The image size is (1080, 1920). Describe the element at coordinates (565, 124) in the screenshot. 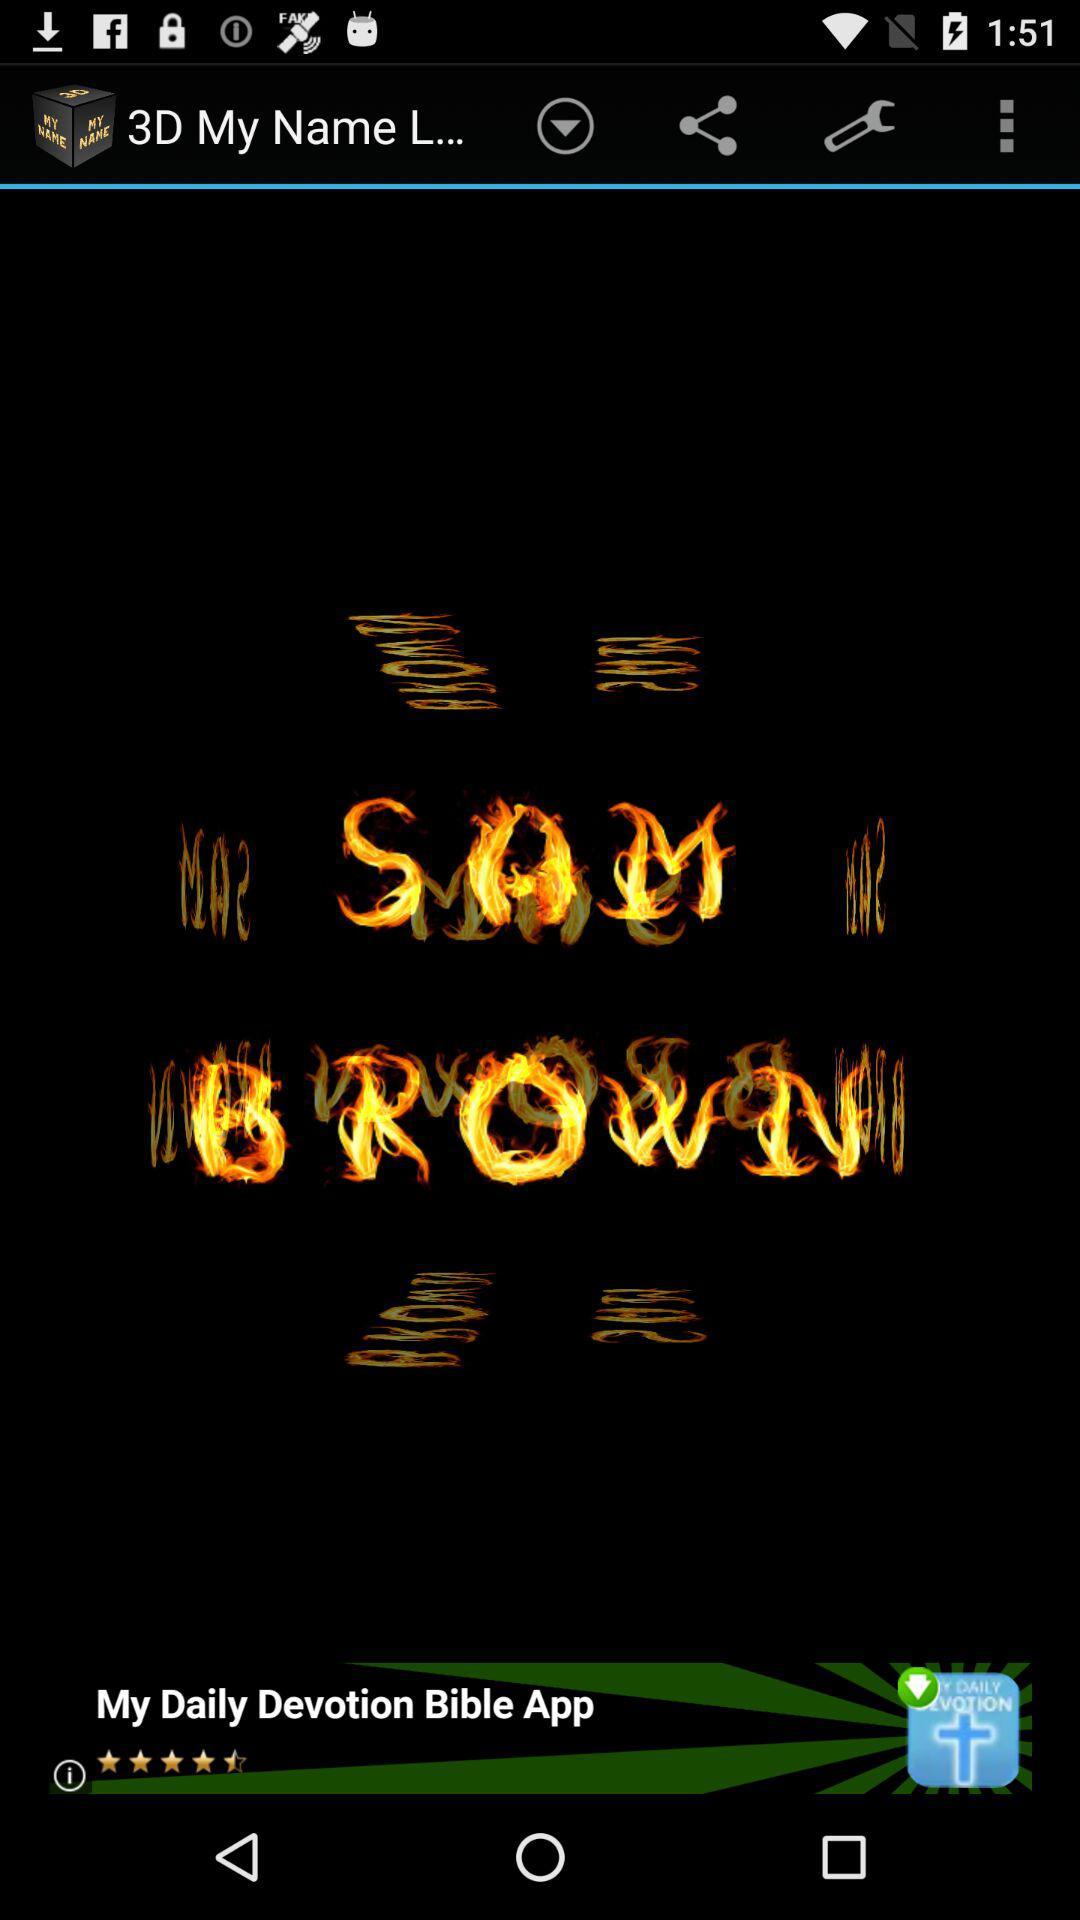

I see `icon next to 3d my name` at that location.